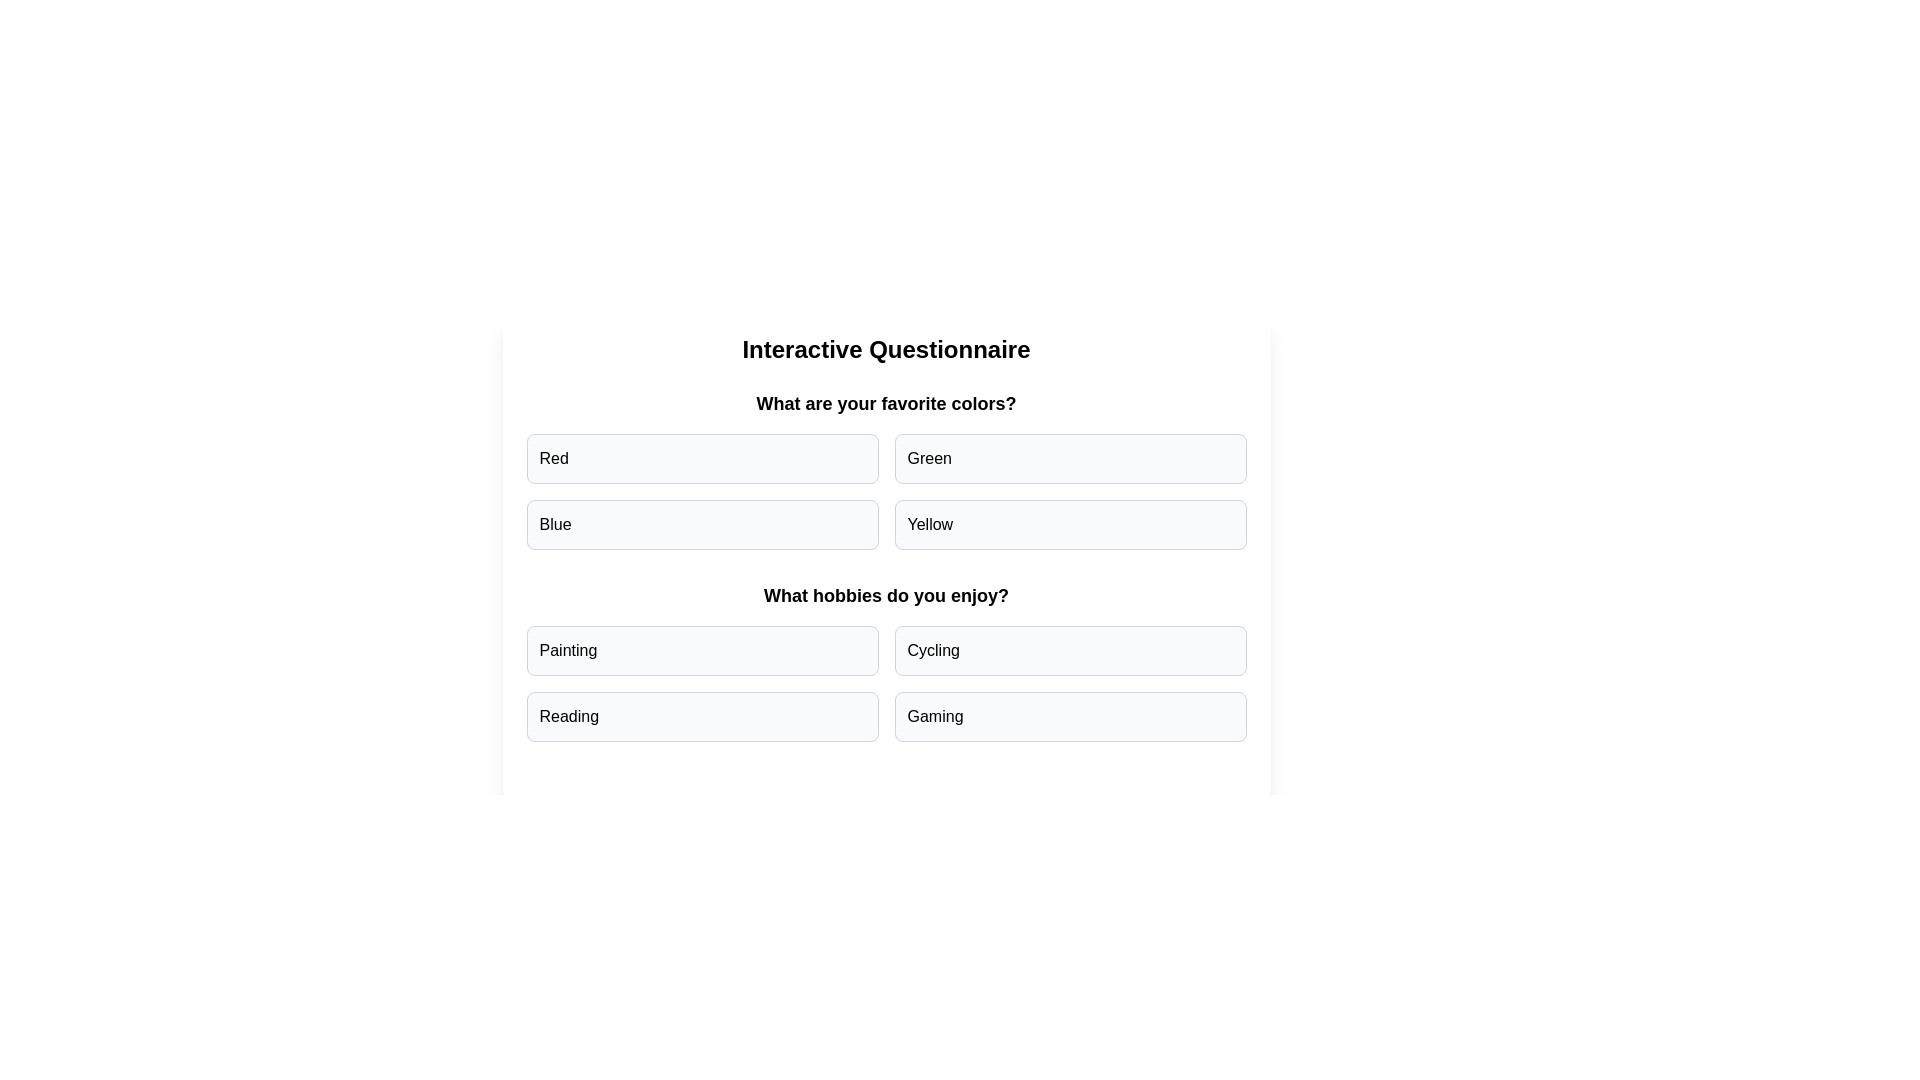 Image resolution: width=1920 pixels, height=1080 pixels. I want to click on the answer option Gaming for the question What hobbies do you enjoy?, so click(1069, 716).